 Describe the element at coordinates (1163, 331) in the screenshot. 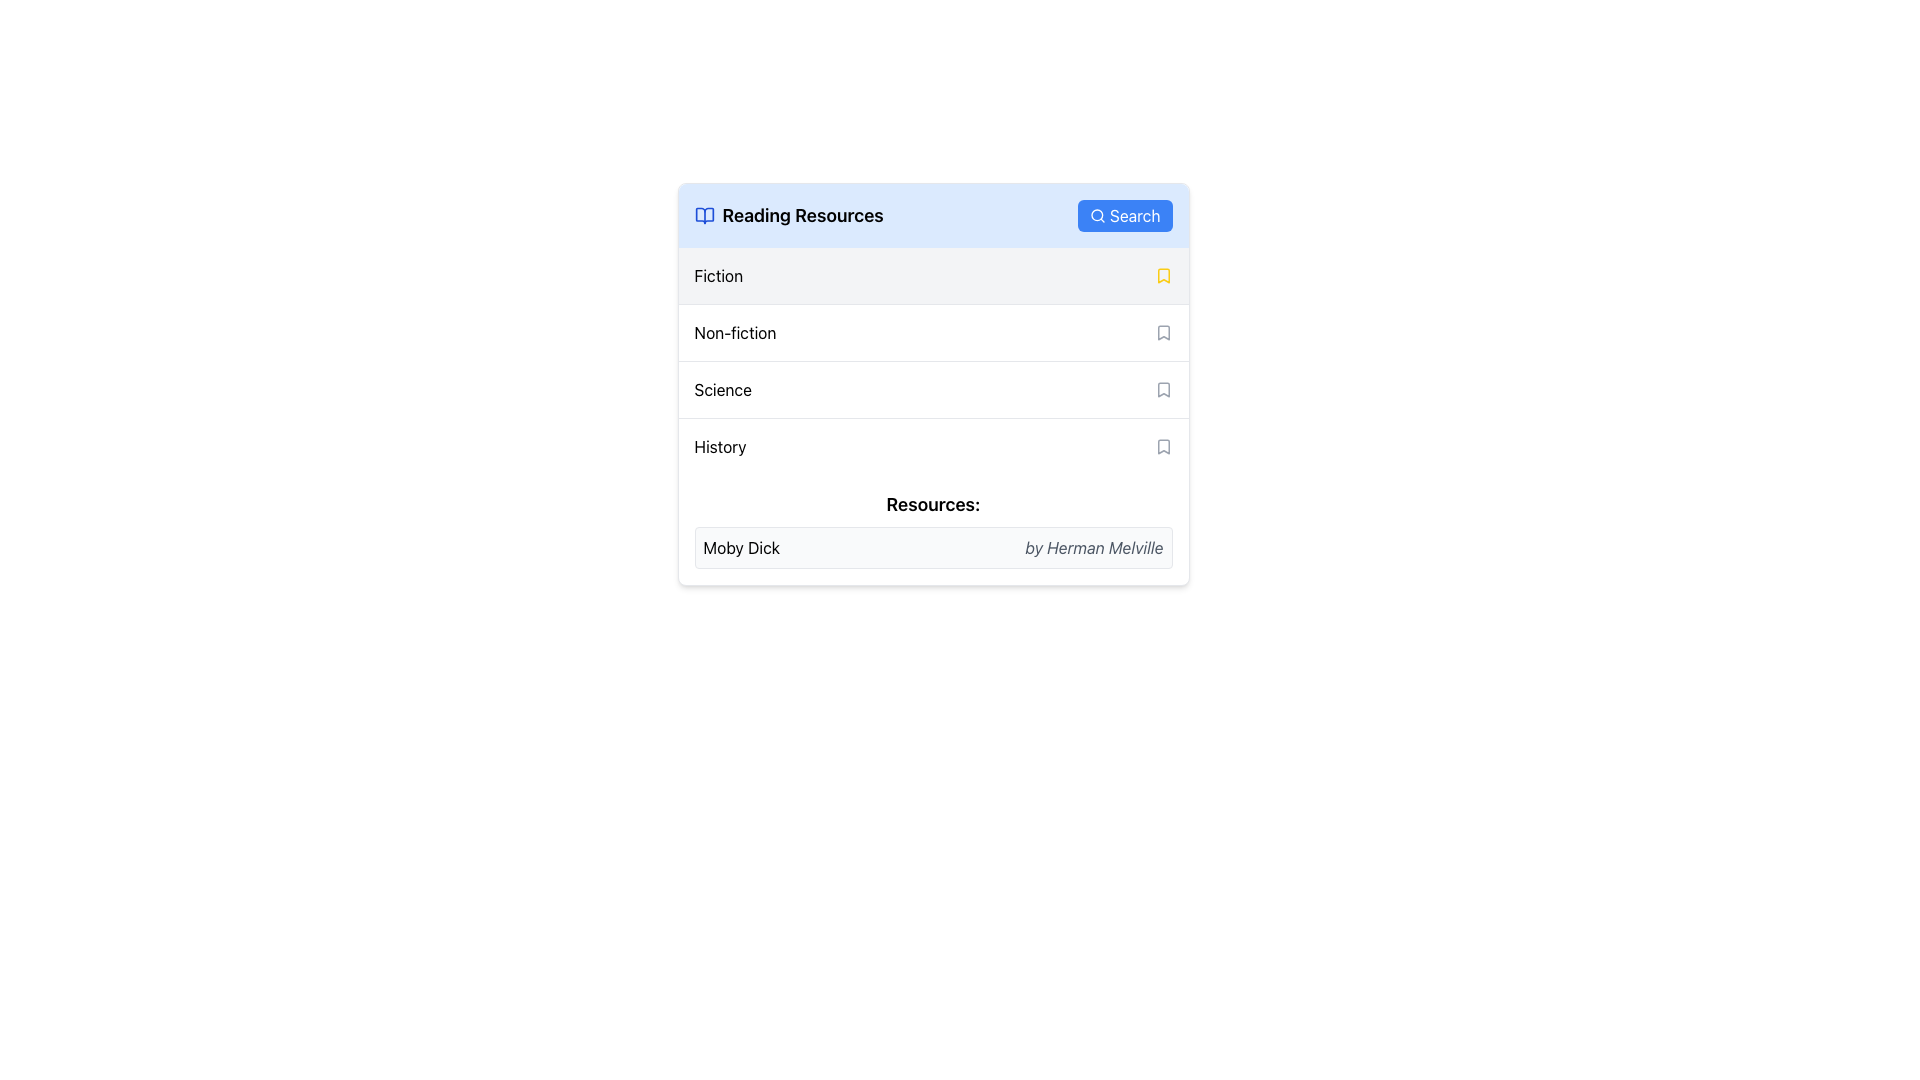

I see `the bookmark icon associated with the 'Non-fiction' entry` at that location.